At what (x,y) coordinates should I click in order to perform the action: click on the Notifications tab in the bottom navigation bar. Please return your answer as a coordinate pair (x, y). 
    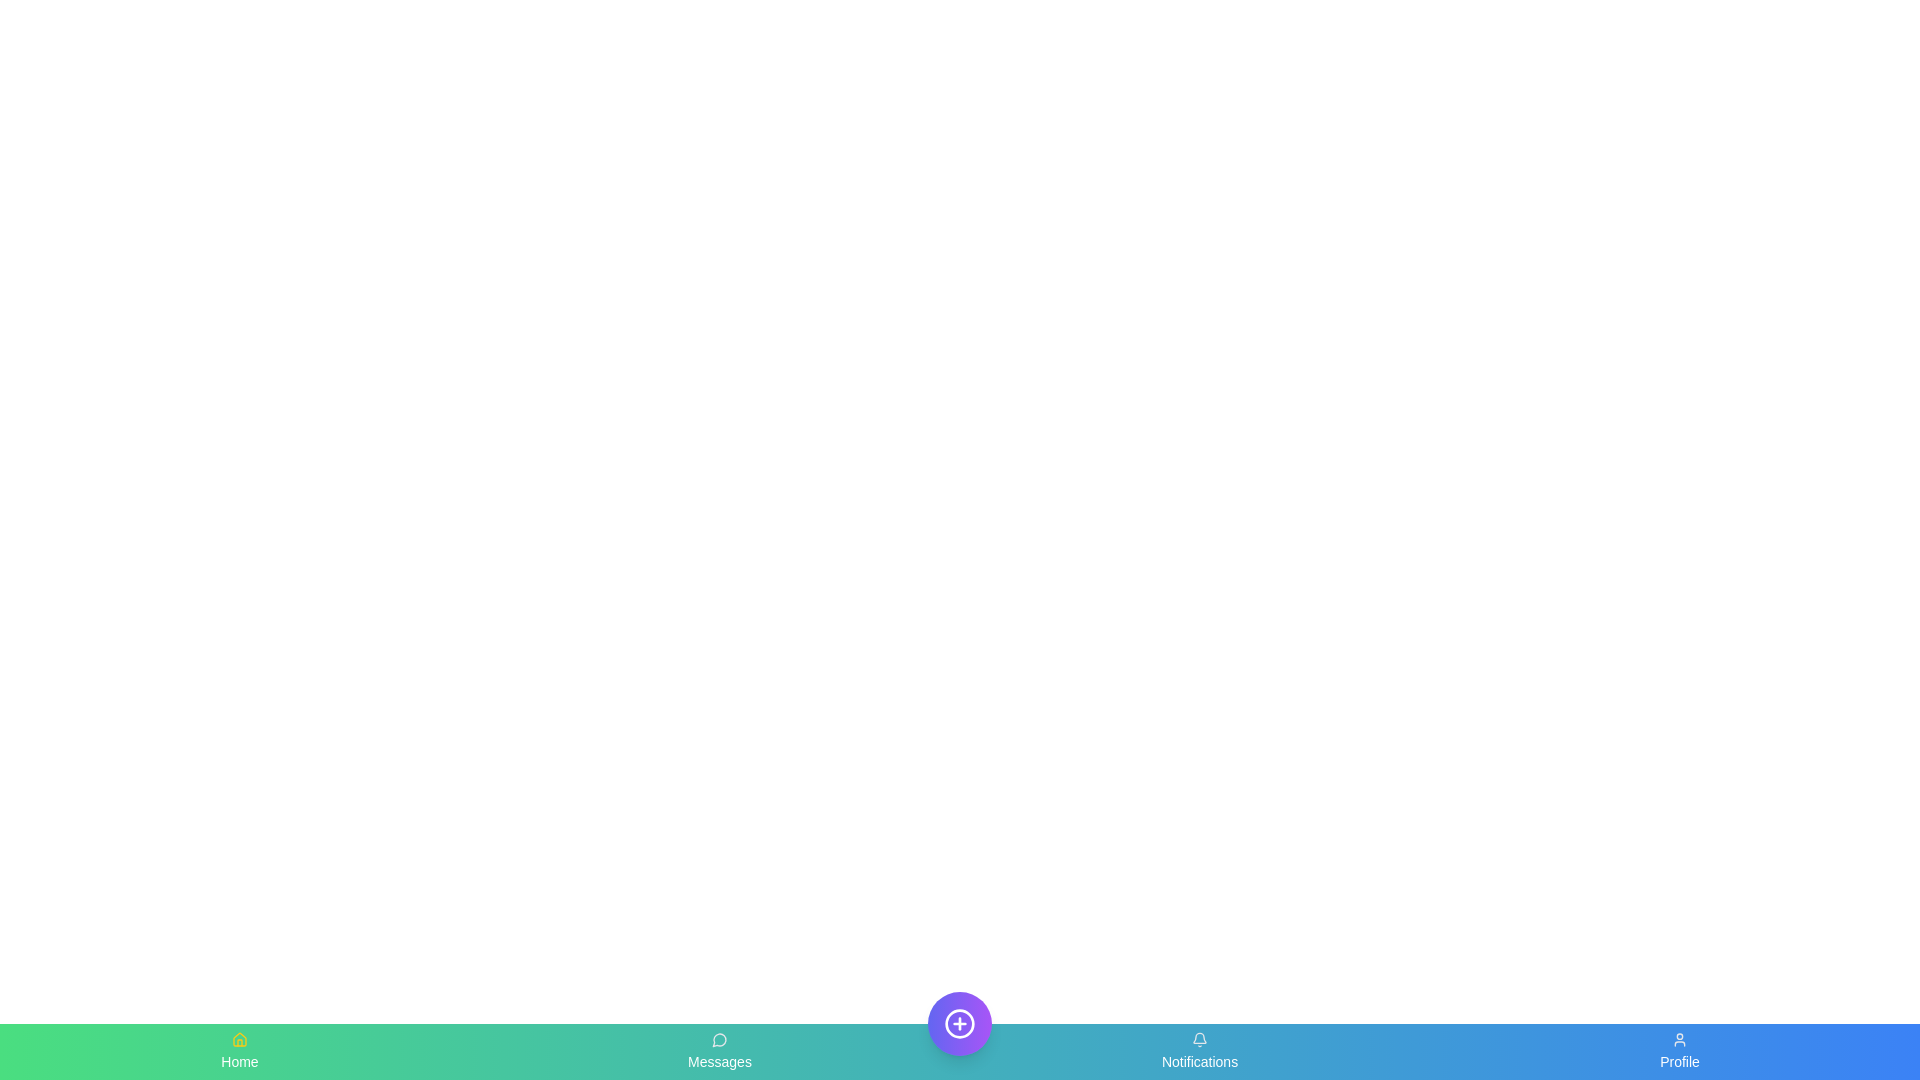
    Looking at the image, I should click on (1200, 1051).